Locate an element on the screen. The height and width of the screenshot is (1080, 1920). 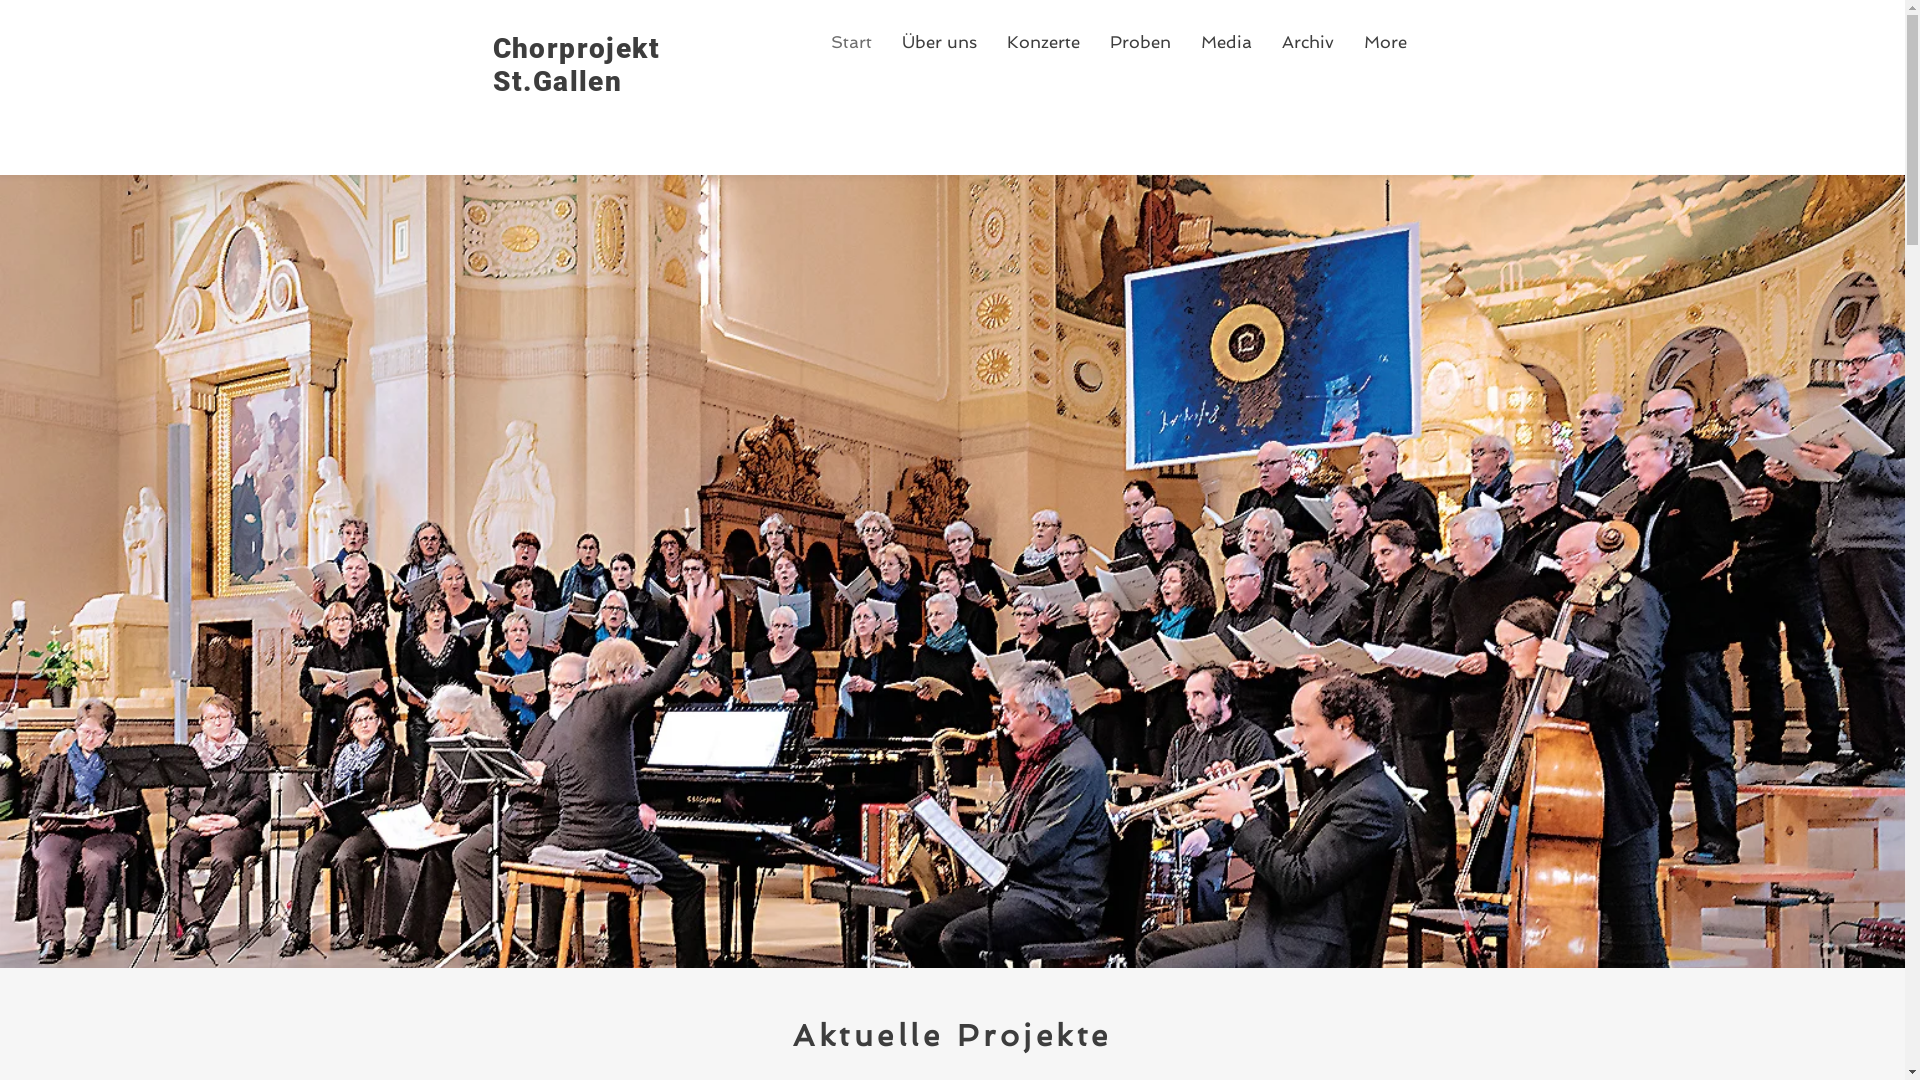
'St.Gallen' is located at coordinates (556, 80).